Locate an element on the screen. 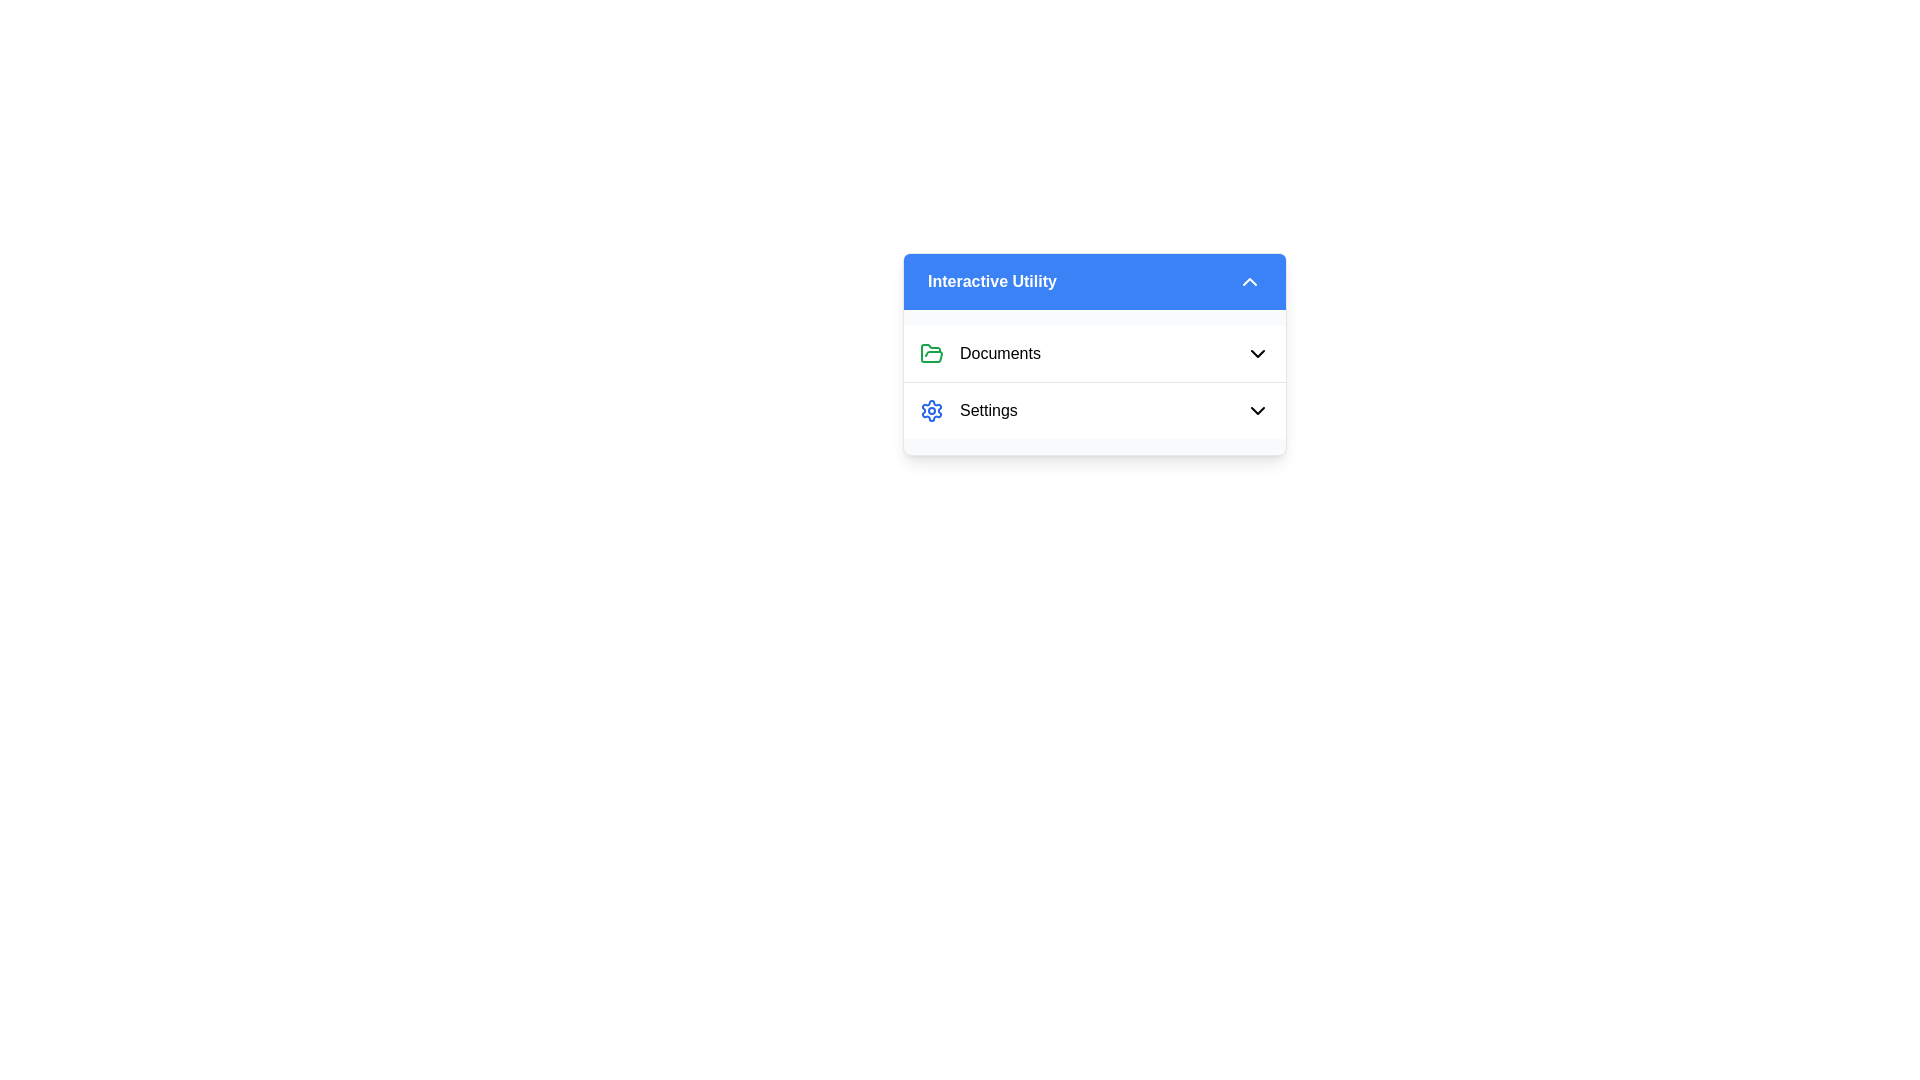 The image size is (1920, 1080). the green folder icon located in the top row of the 'Interactive Utility' dropdown panel, which is the first icon to the left of the text 'Documents' is located at coordinates (930, 353).